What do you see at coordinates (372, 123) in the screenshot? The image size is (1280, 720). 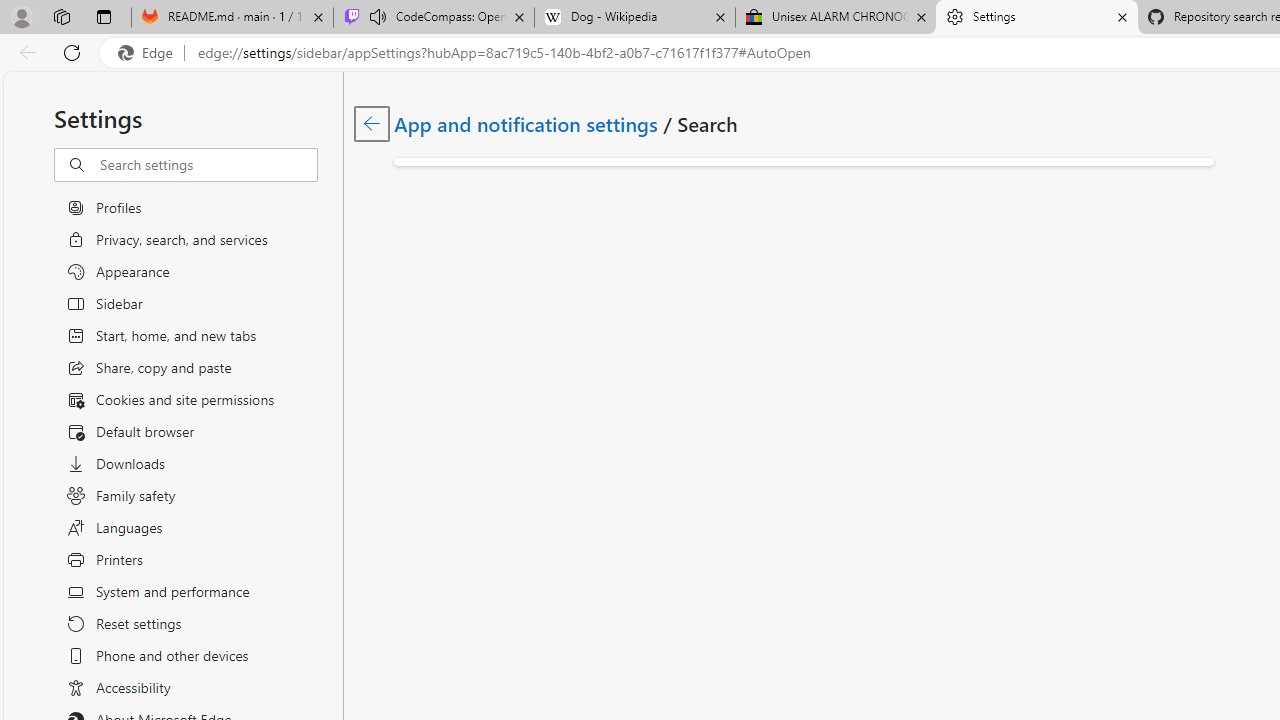 I see `'Go back to App and notification settings page.'` at bounding box center [372, 123].